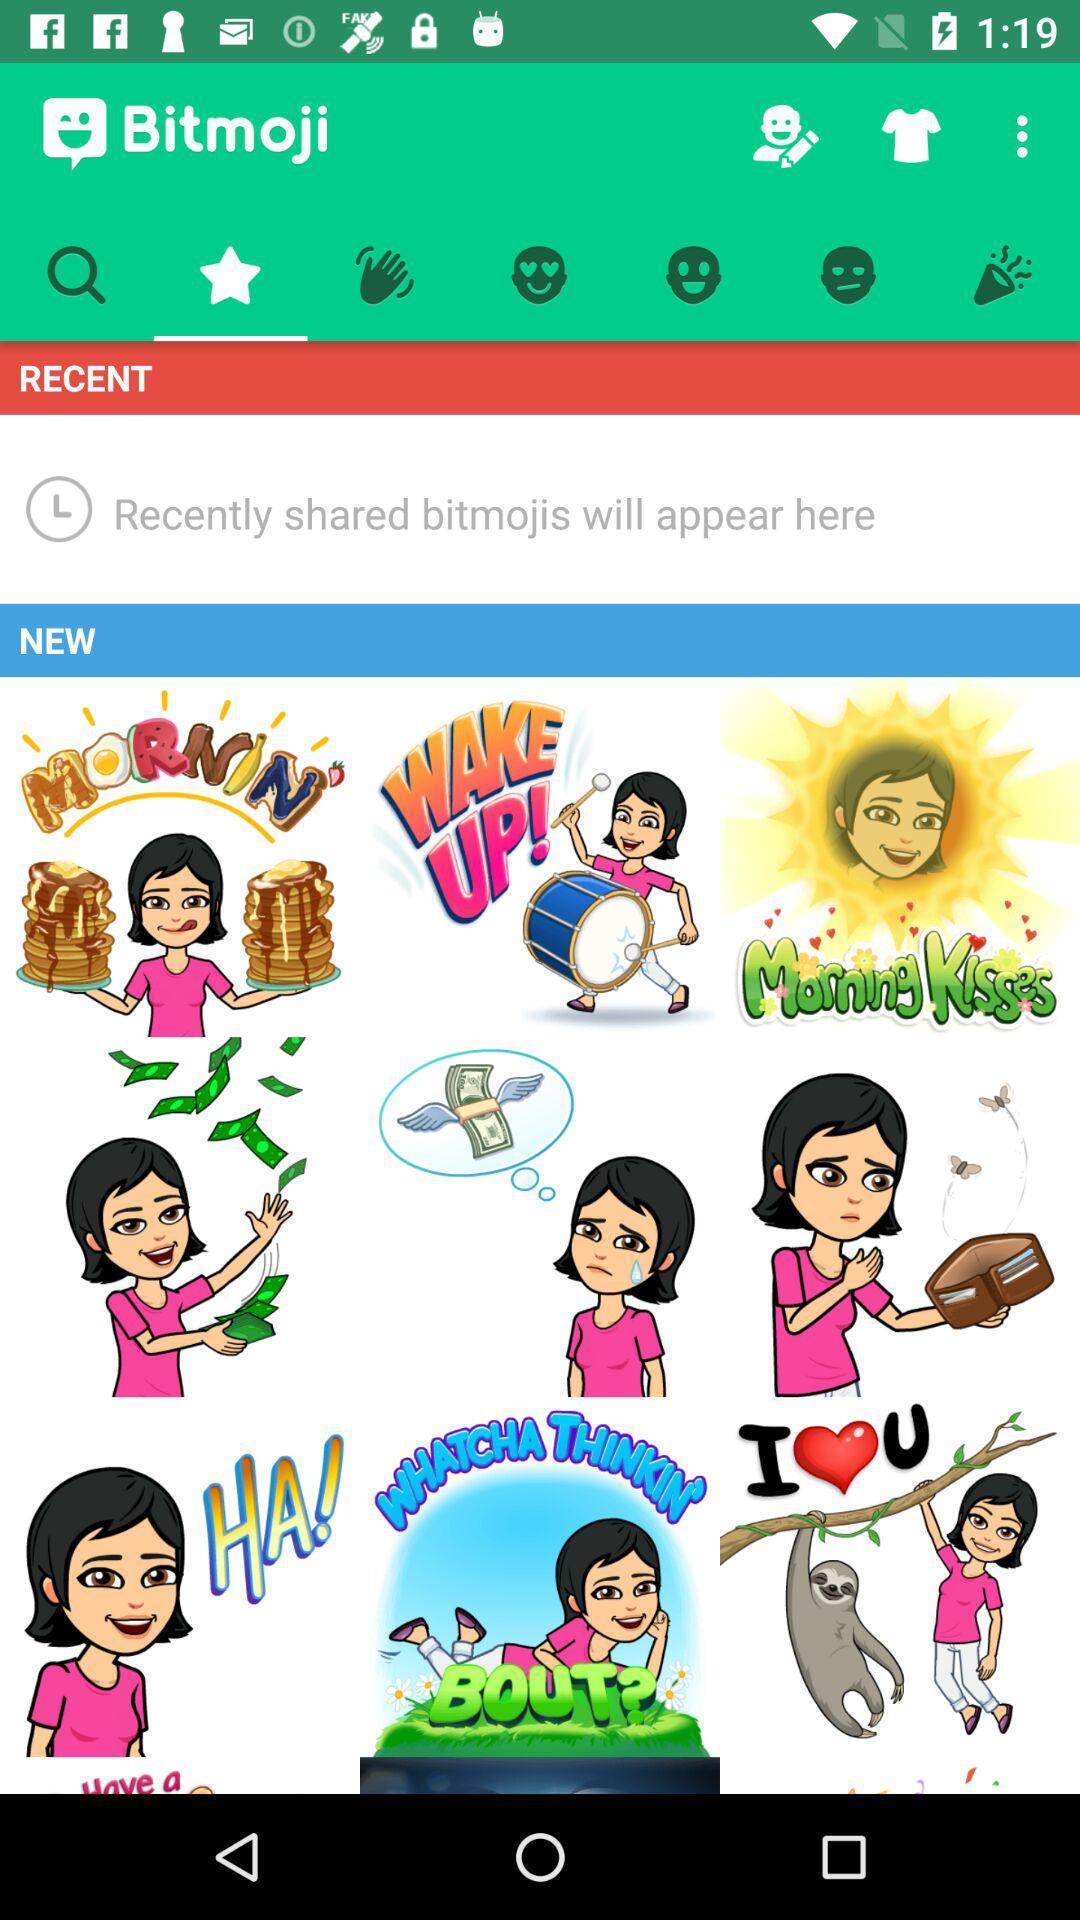 This screenshot has height=1920, width=1080. Describe the element at coordinates (540, 1216) in the screenshot. I see `see image` at that location.